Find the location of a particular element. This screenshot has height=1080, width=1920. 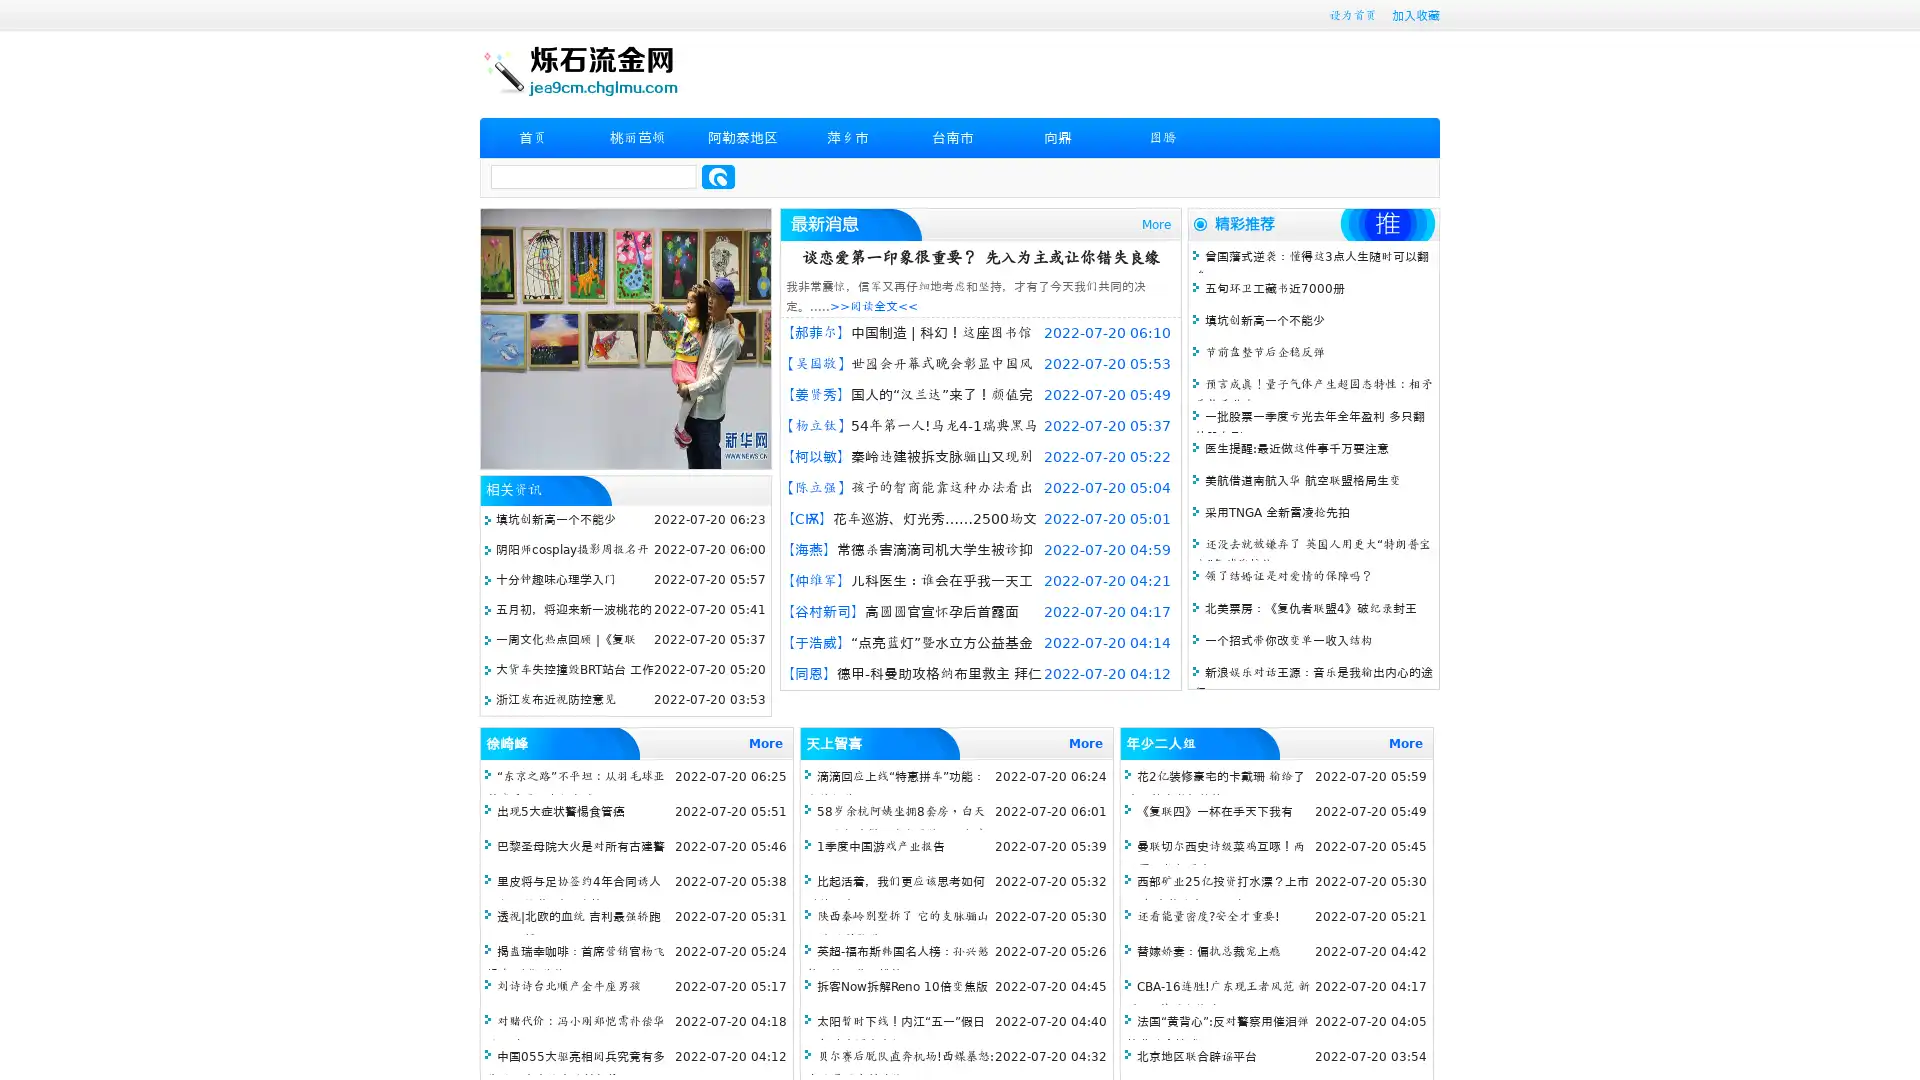

Search is located at coordinates (718, 176).